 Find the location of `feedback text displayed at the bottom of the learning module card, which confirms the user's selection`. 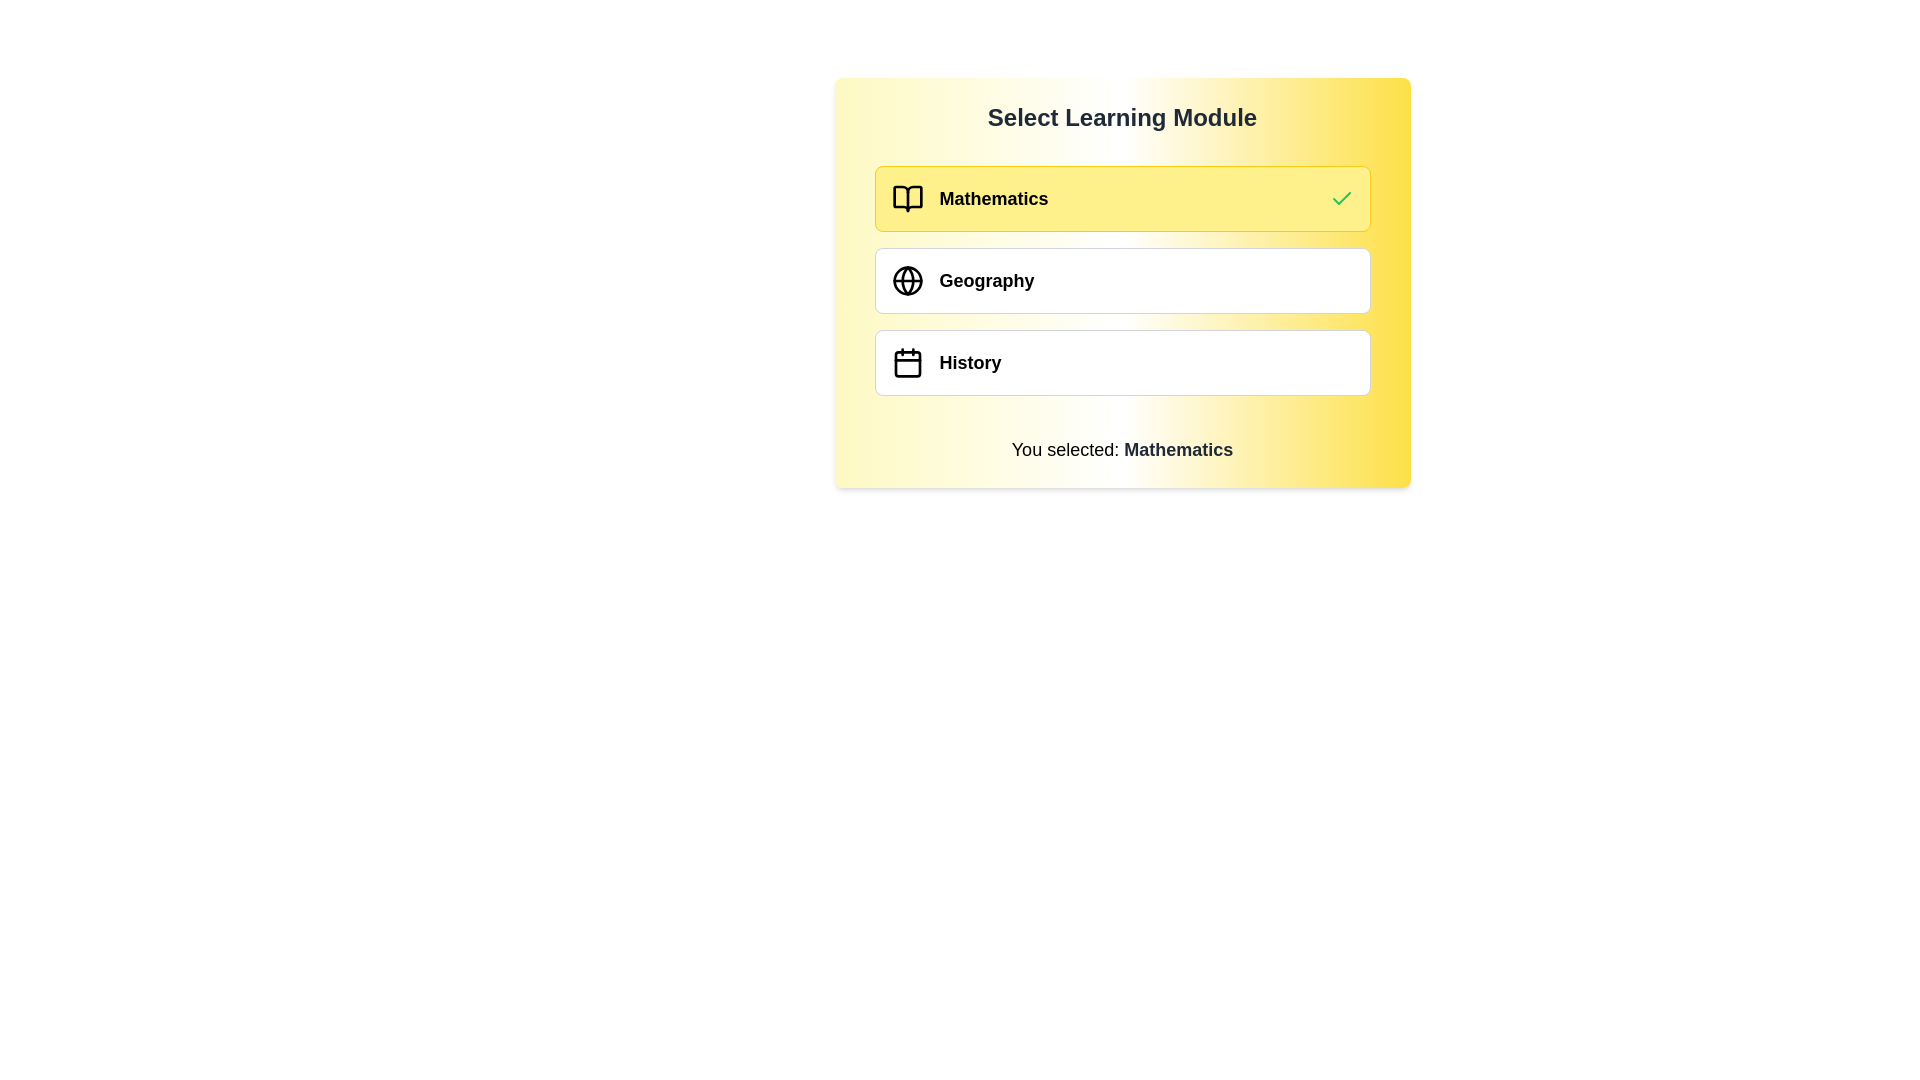

feedback text displayed at the bottom of the learning module card, which confirms the user's selection is located at coordinates (1122, 450).